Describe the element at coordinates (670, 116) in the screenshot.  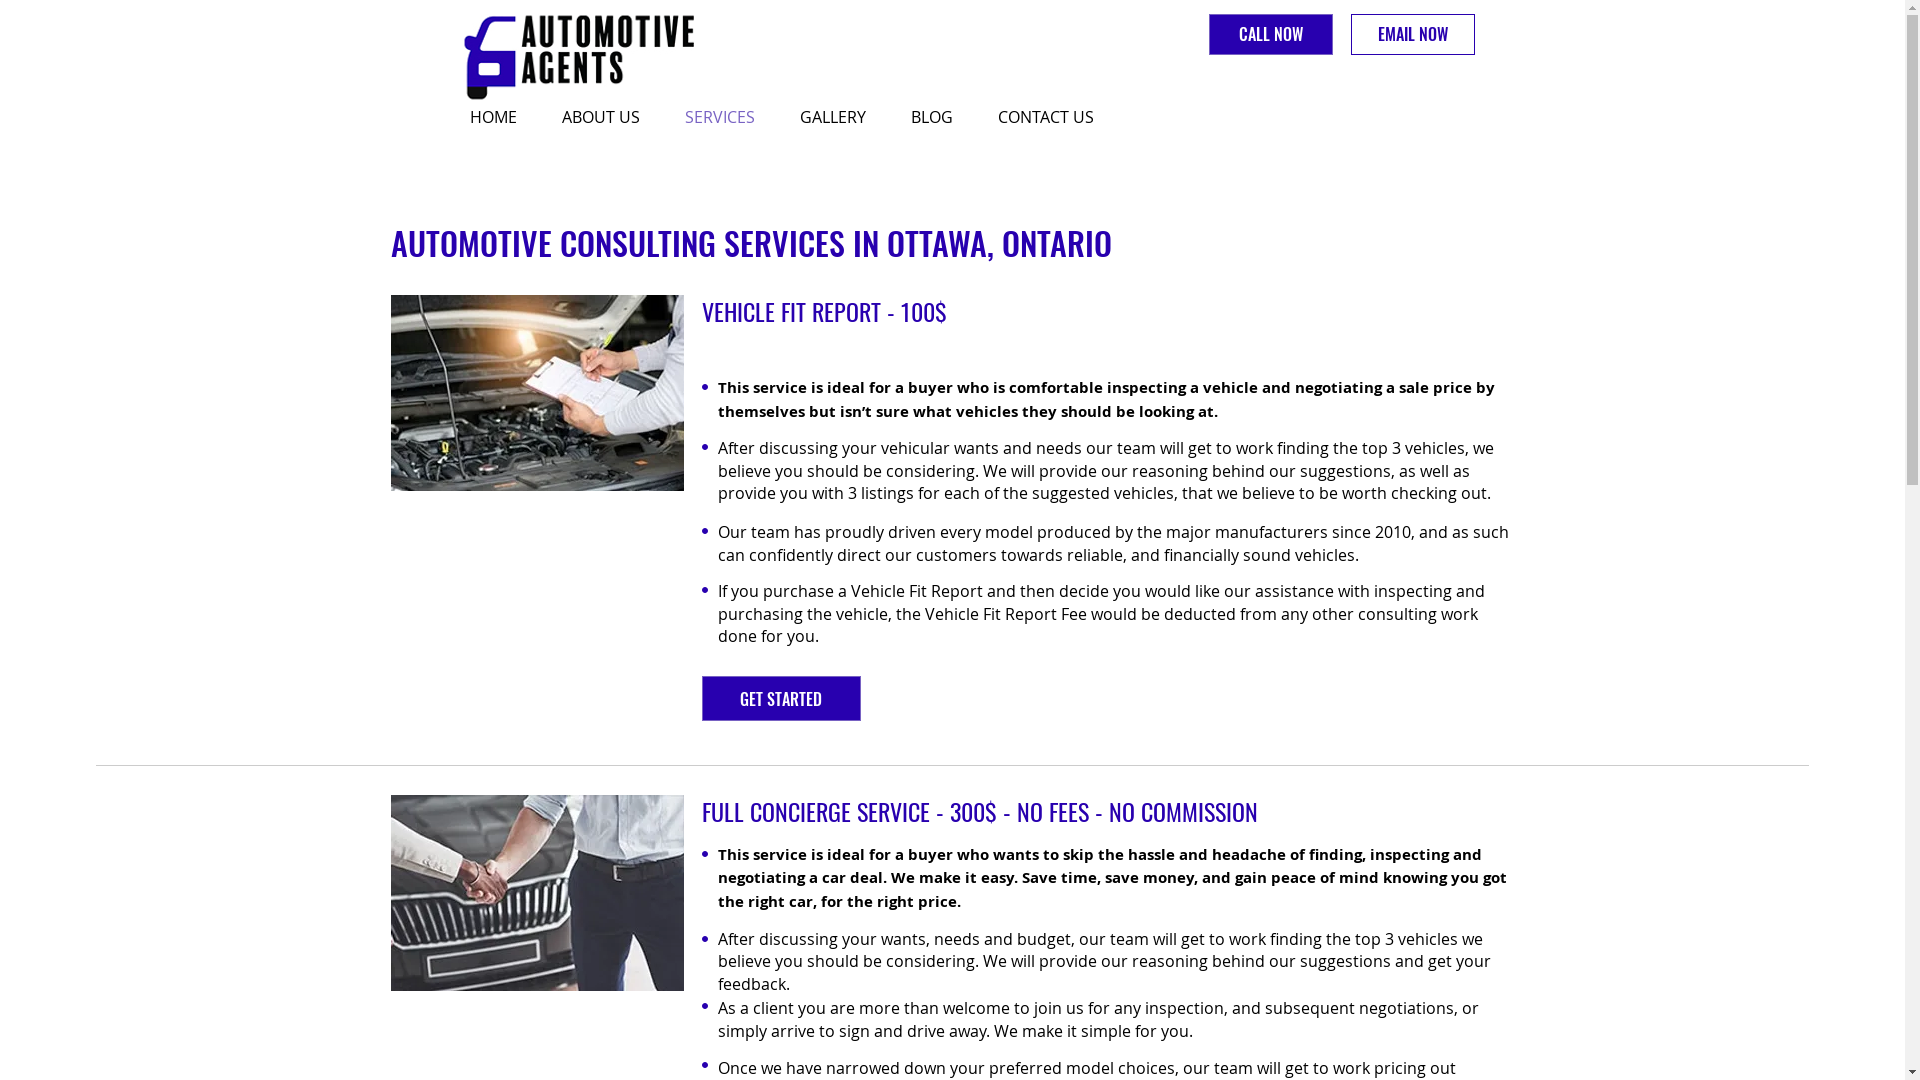
I see `'SERVICES'` at that location.